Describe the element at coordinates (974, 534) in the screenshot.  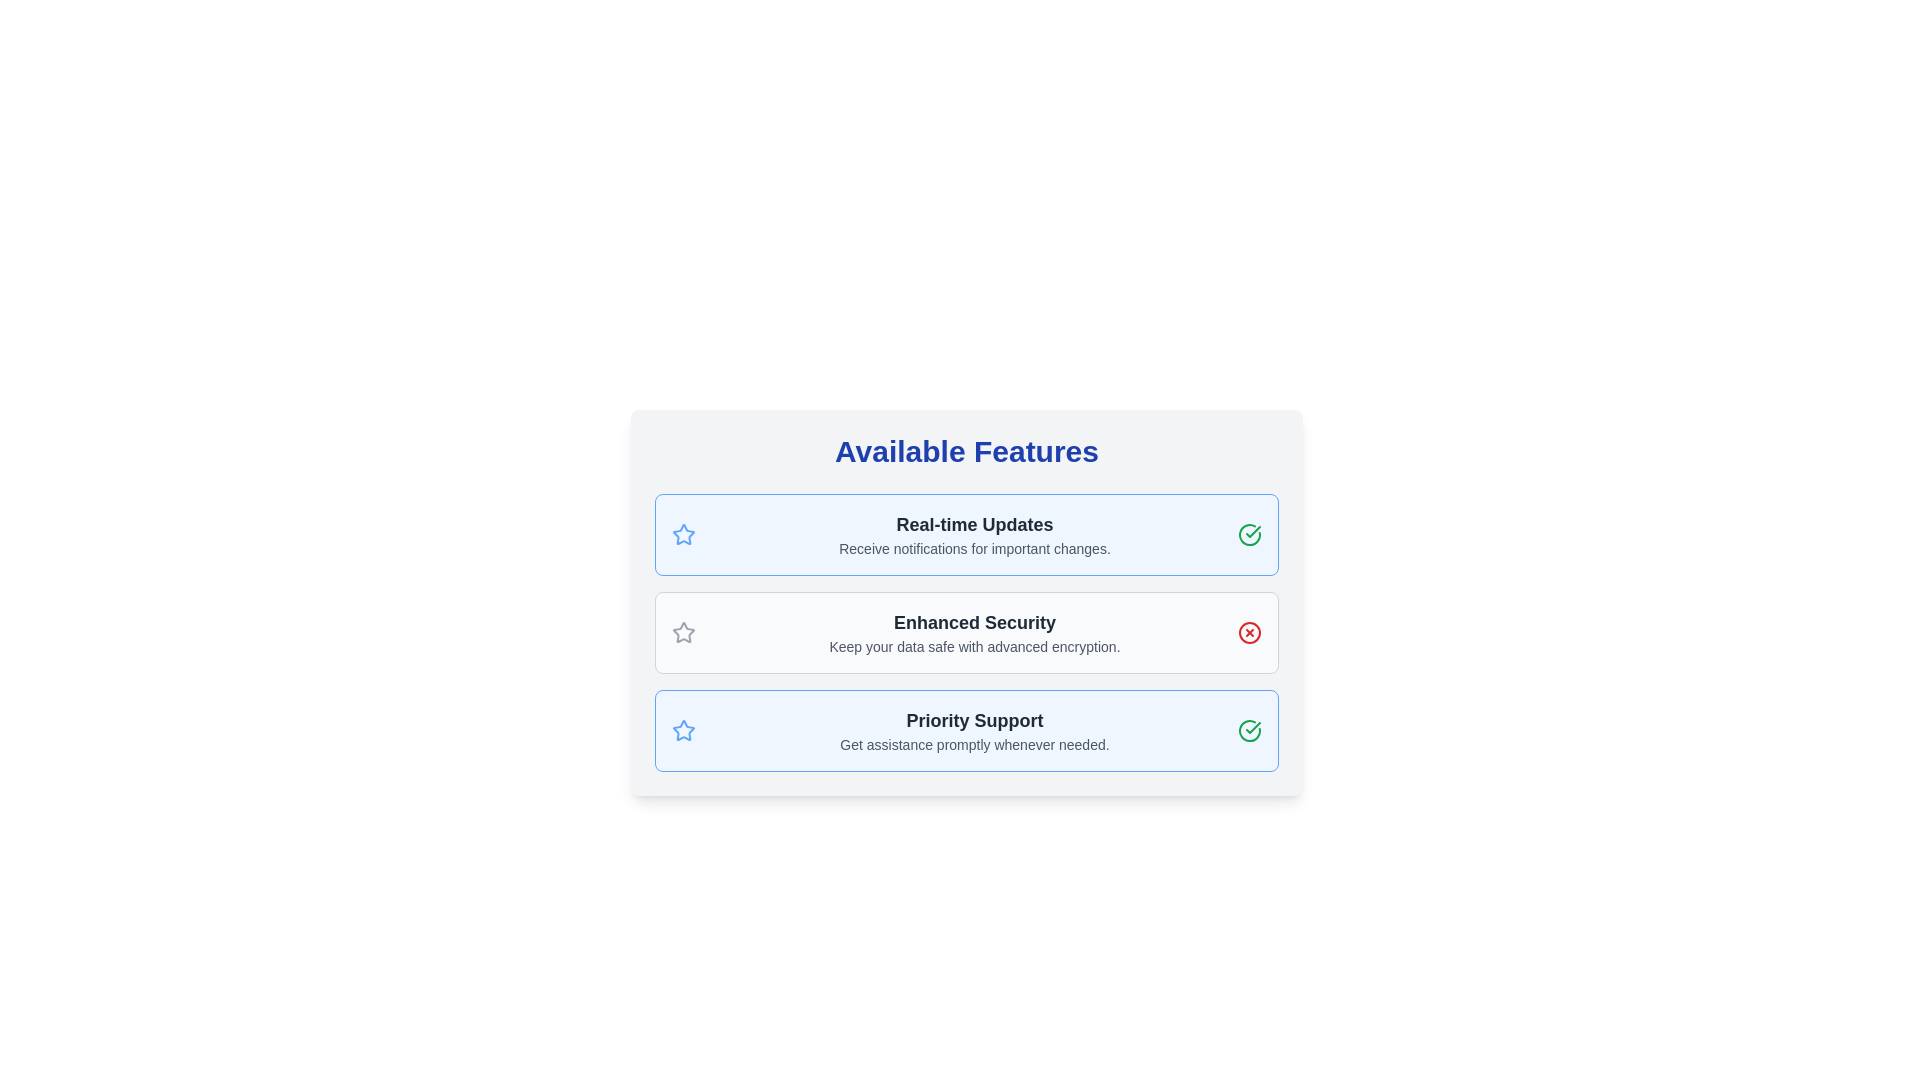
I see `text block describing the 'Real-time Updates' feature, which is located within the first card under the 'Available Features' heading` at that location.